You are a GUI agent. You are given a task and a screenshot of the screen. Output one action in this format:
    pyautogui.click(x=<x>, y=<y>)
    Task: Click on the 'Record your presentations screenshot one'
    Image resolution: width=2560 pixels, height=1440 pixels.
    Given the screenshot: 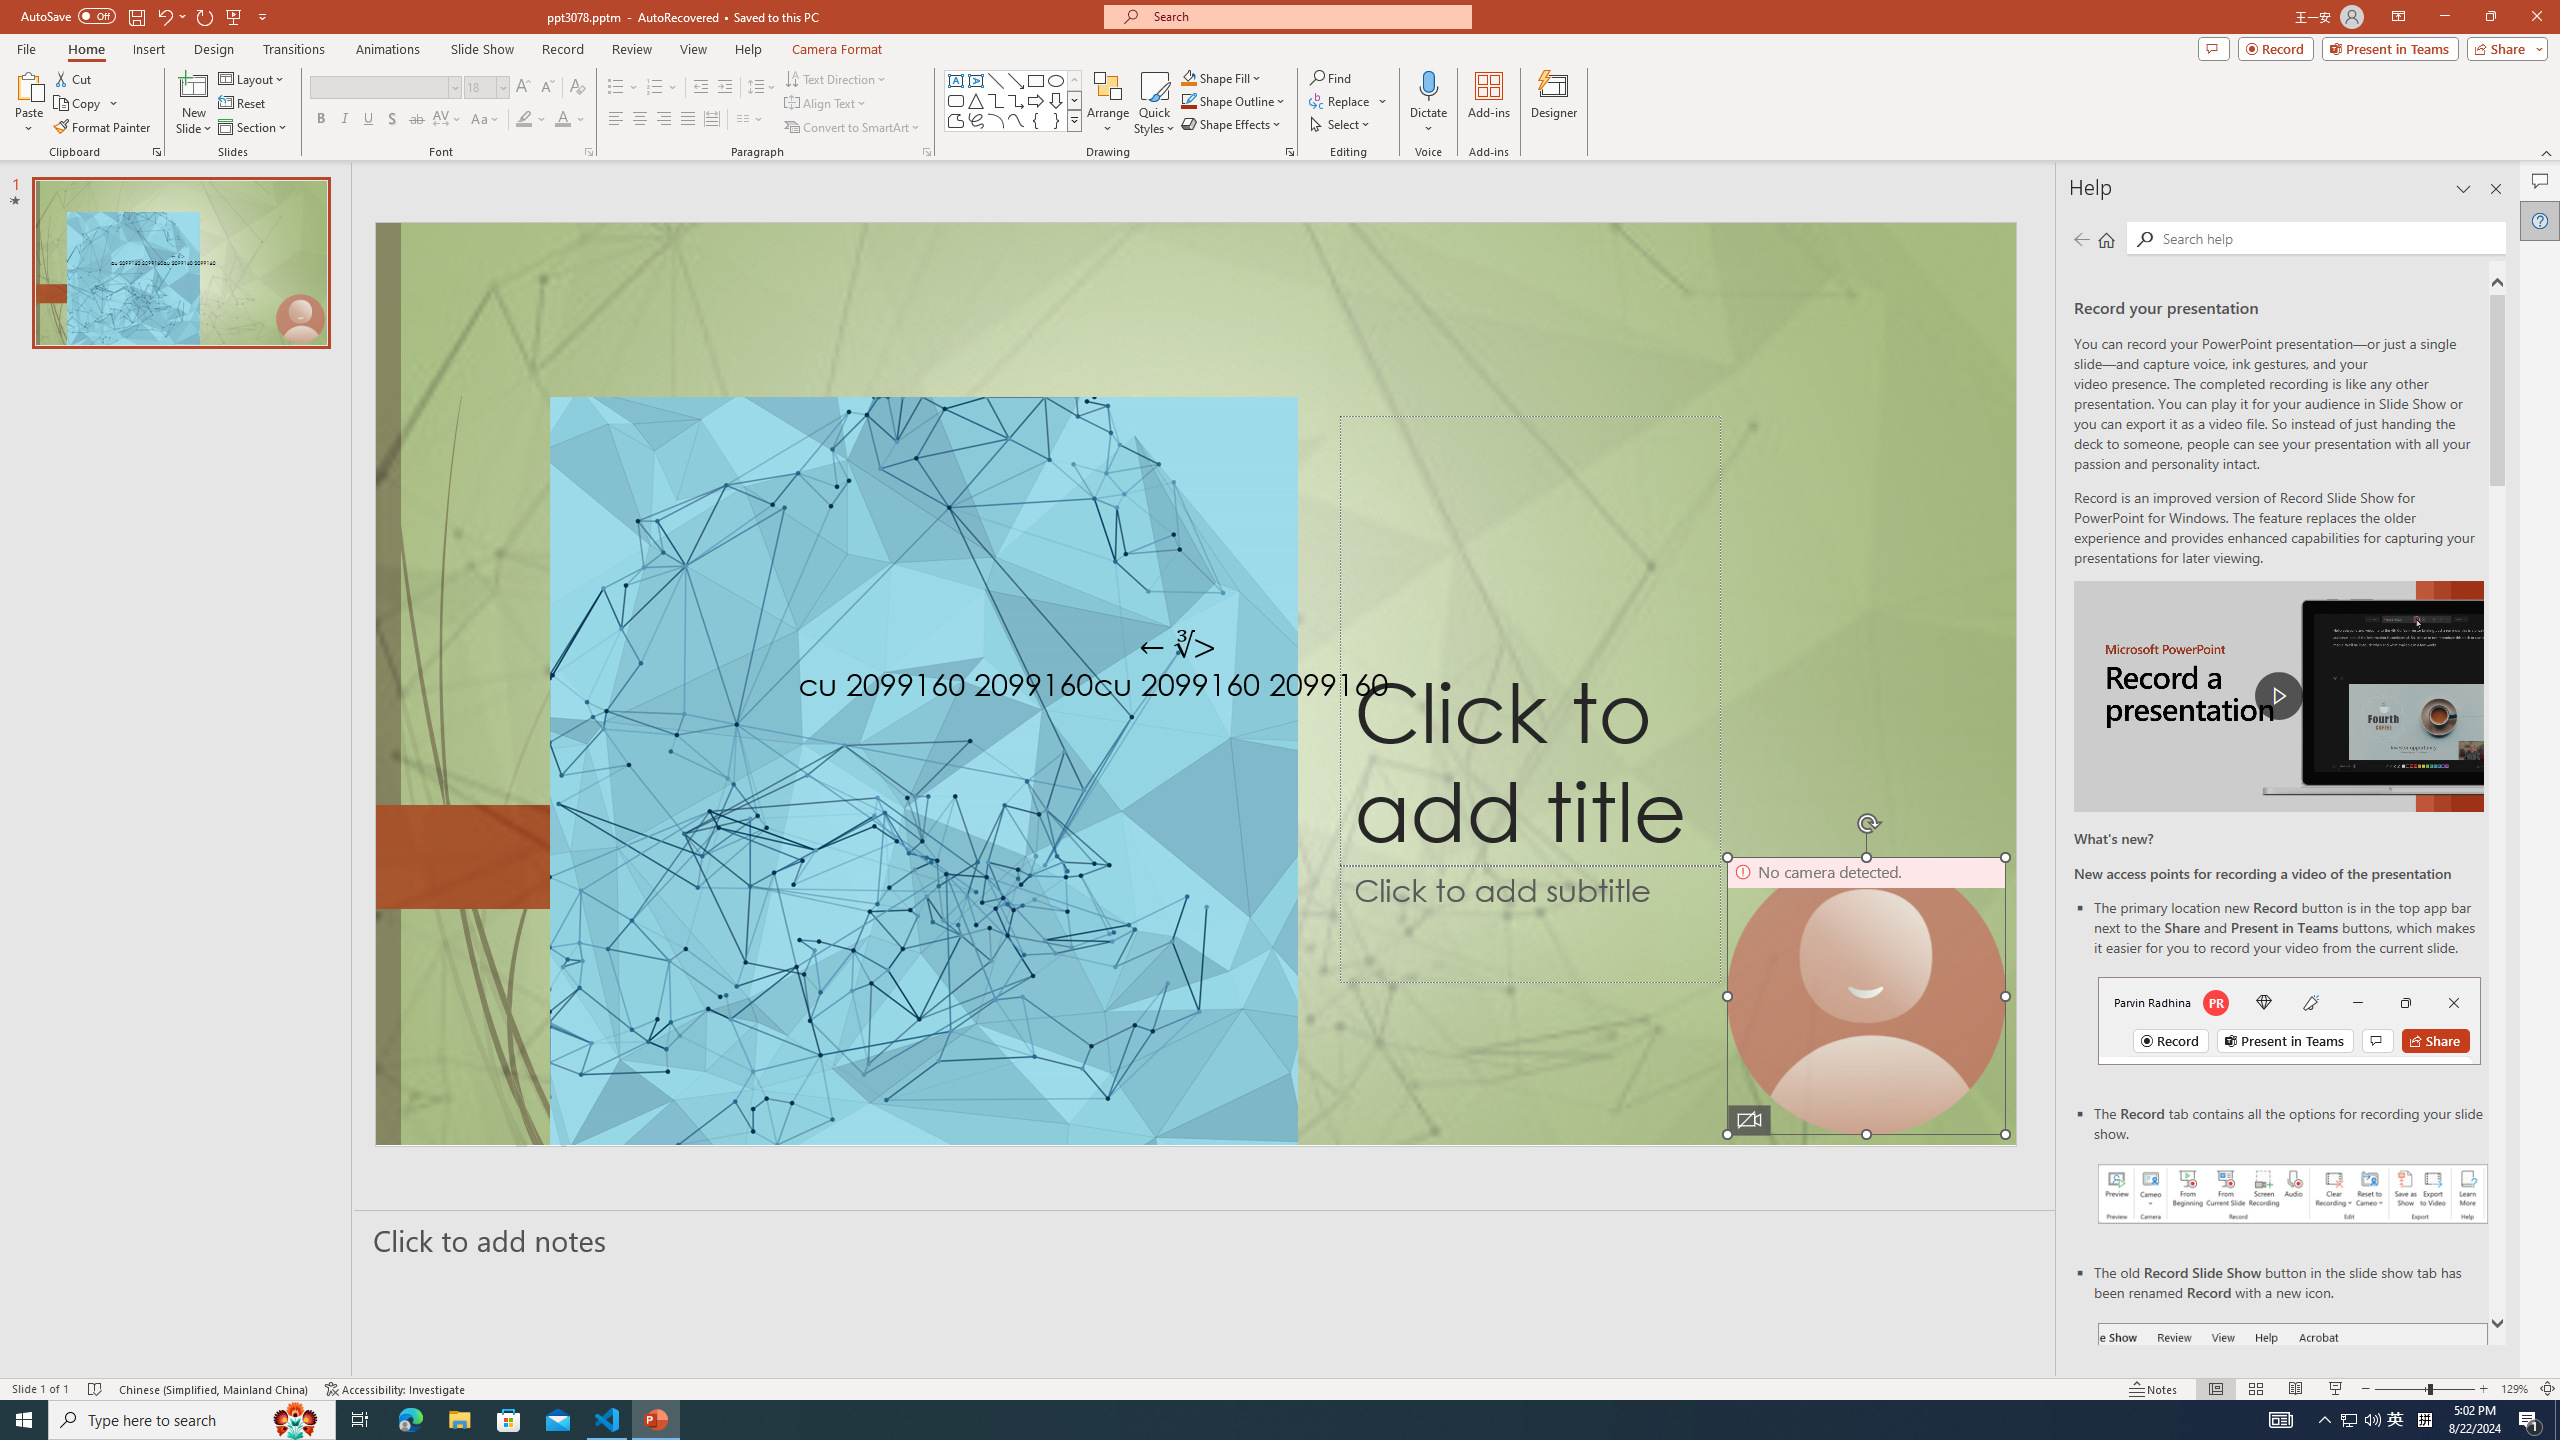 What is the action you would take?
    pyautogui.click(x=2292, y=1192)
    